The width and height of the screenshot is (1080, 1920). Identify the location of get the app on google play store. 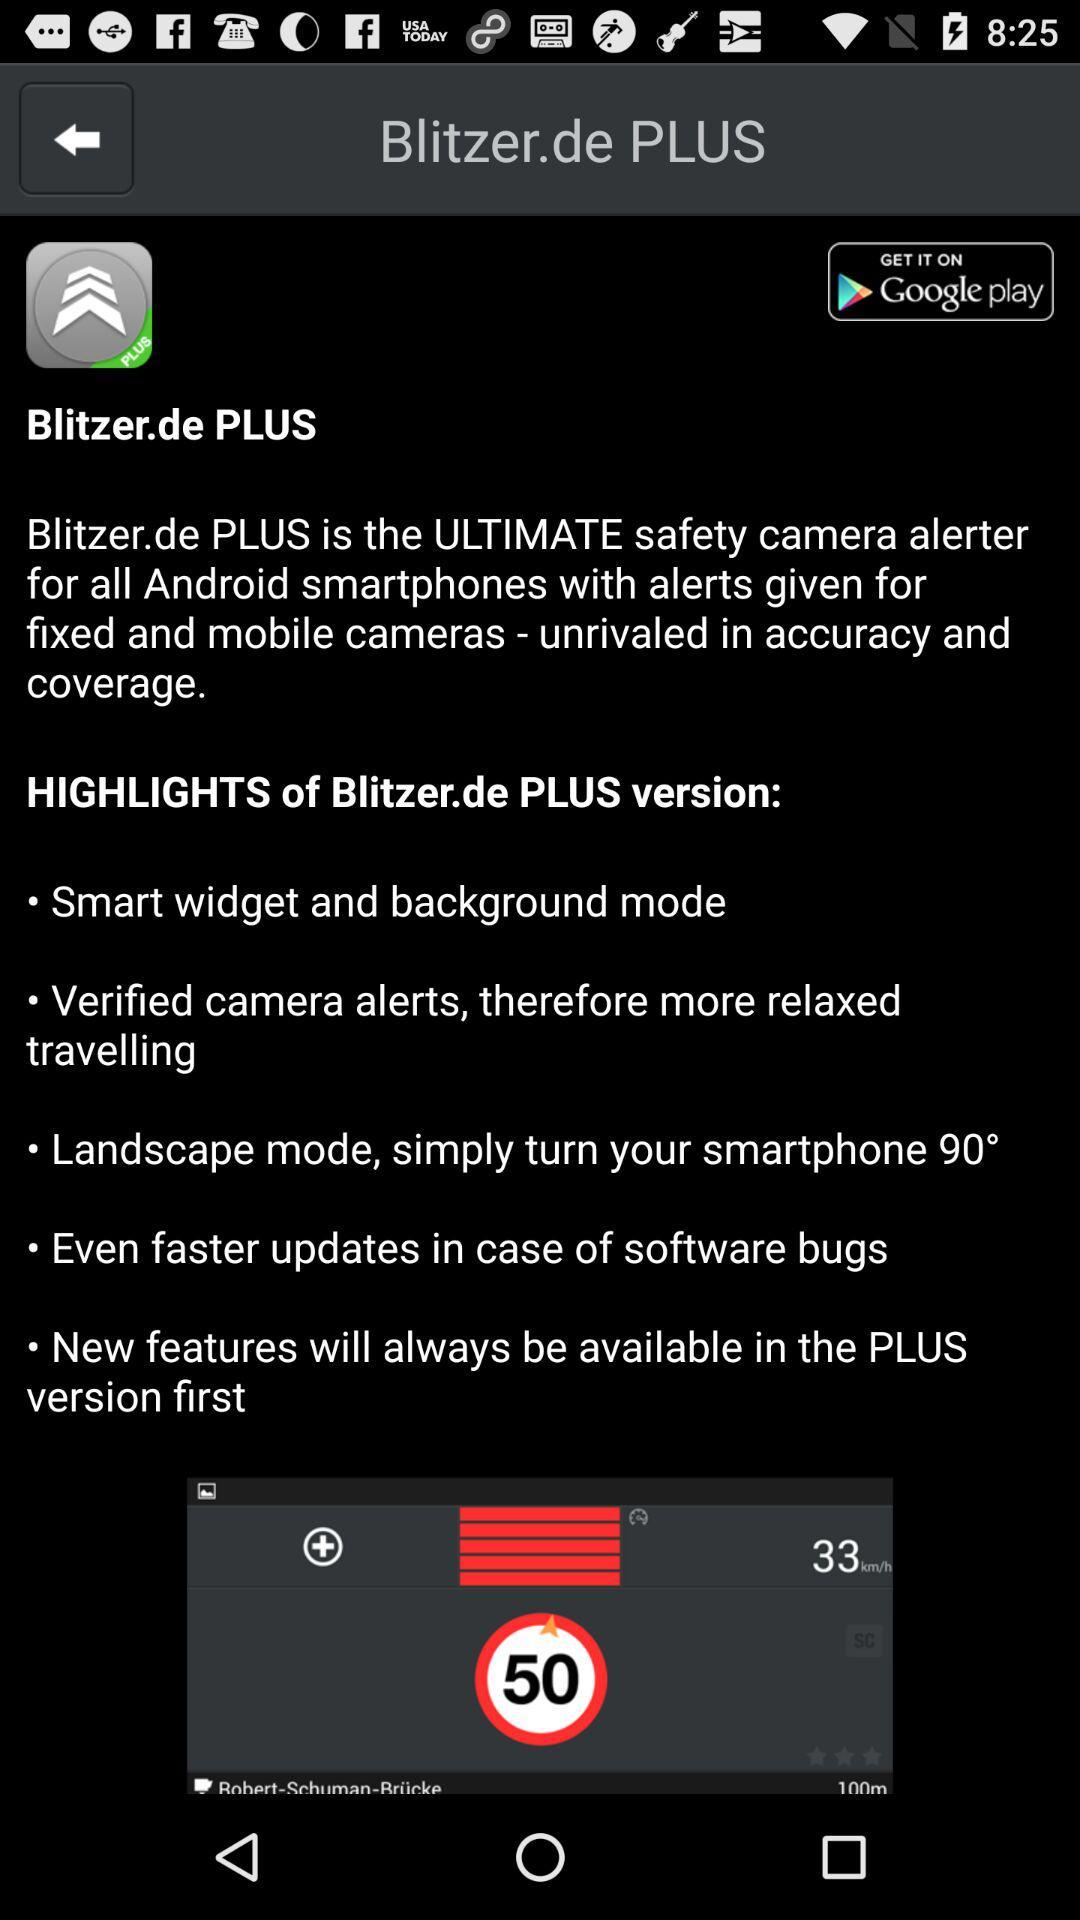
(952, 287).